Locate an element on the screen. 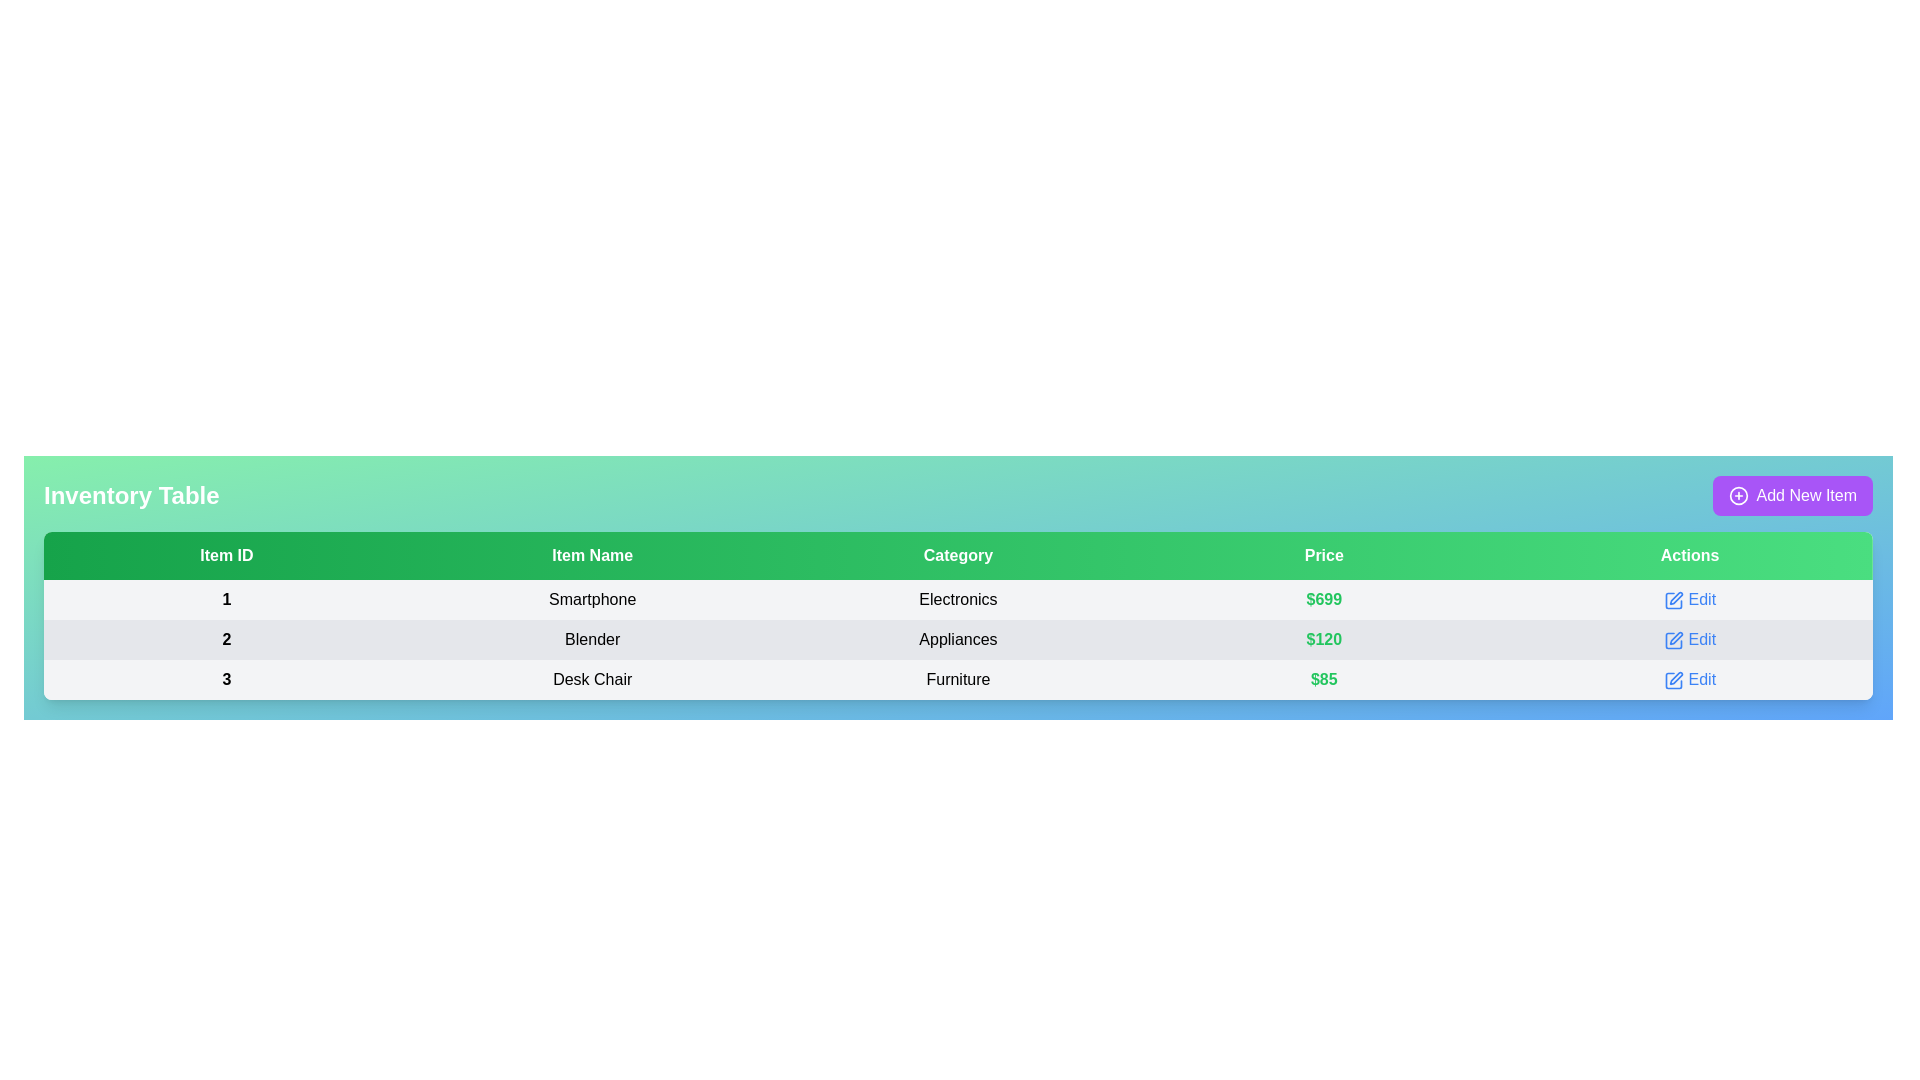  the pen icon located to the left of the text 'Edit' in the 'Edit' button, which is the last item in the 'Actions' column of the third row in the table is located at coordinates (1674, 679).